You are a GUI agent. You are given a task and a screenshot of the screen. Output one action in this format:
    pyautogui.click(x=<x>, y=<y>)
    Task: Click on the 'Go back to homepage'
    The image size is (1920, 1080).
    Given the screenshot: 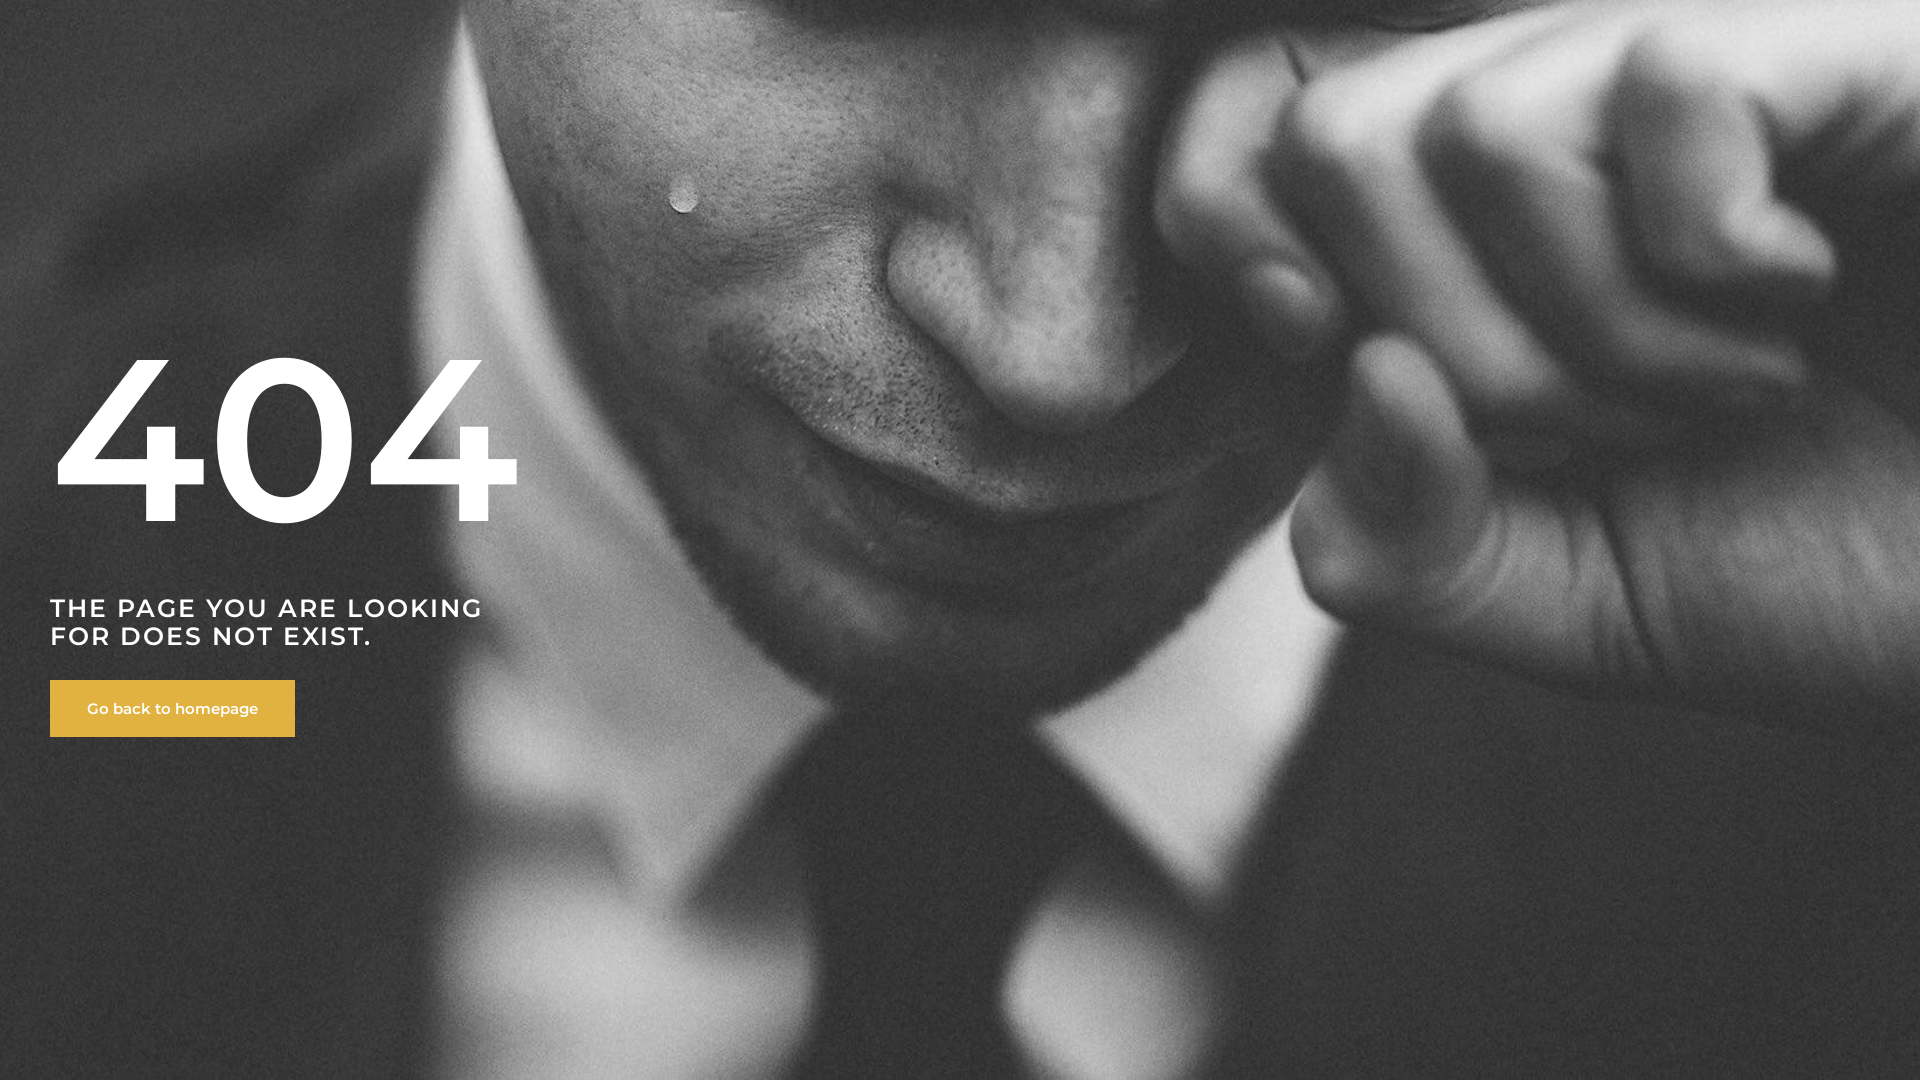 What is the action you would take?
    pyautogui.click(x=172, y=707)
    